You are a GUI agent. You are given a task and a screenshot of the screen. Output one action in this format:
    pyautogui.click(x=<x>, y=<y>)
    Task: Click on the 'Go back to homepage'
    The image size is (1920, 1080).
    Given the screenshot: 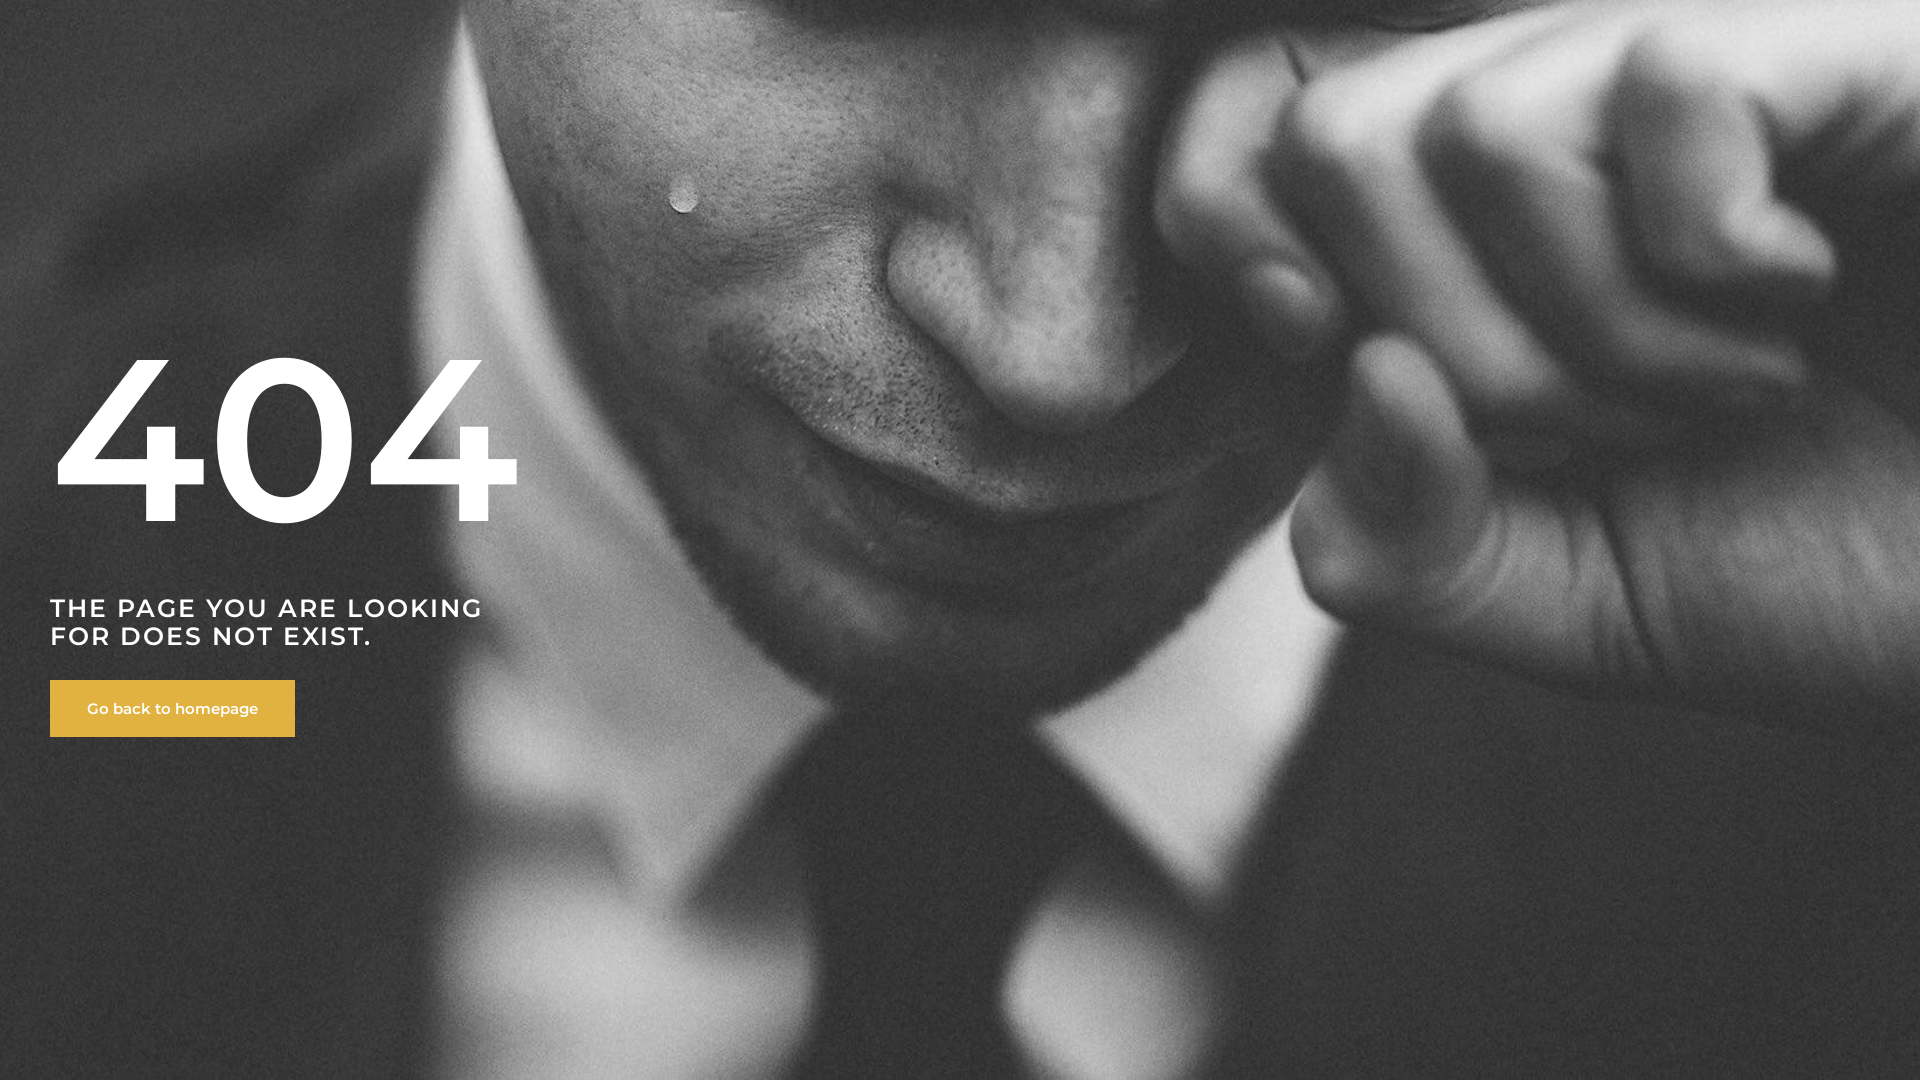 What is the action you would take?
    pyautogui.click(x=172, y=707)
    